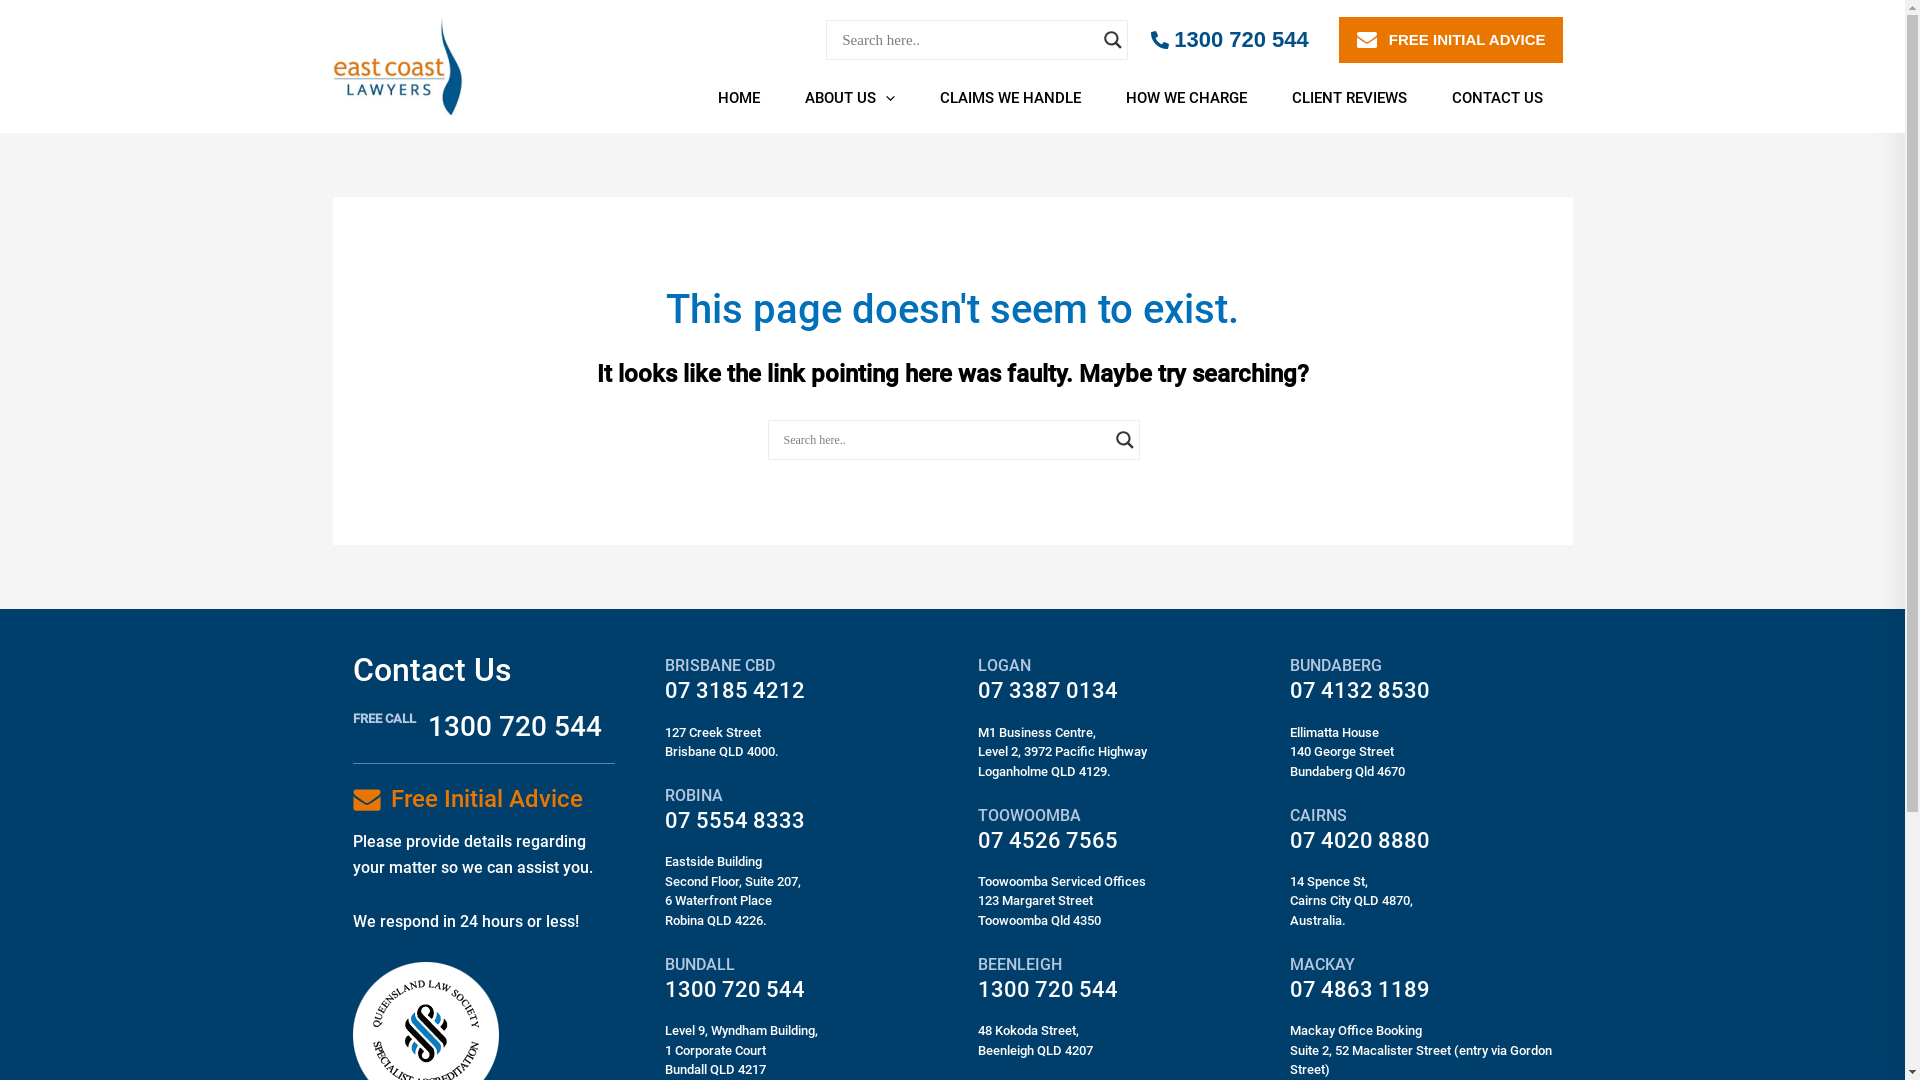  Describe the element at coordinates (1017, 97) in the screenshot. I see `'CLAIMS WE HANDLE'` at that location.